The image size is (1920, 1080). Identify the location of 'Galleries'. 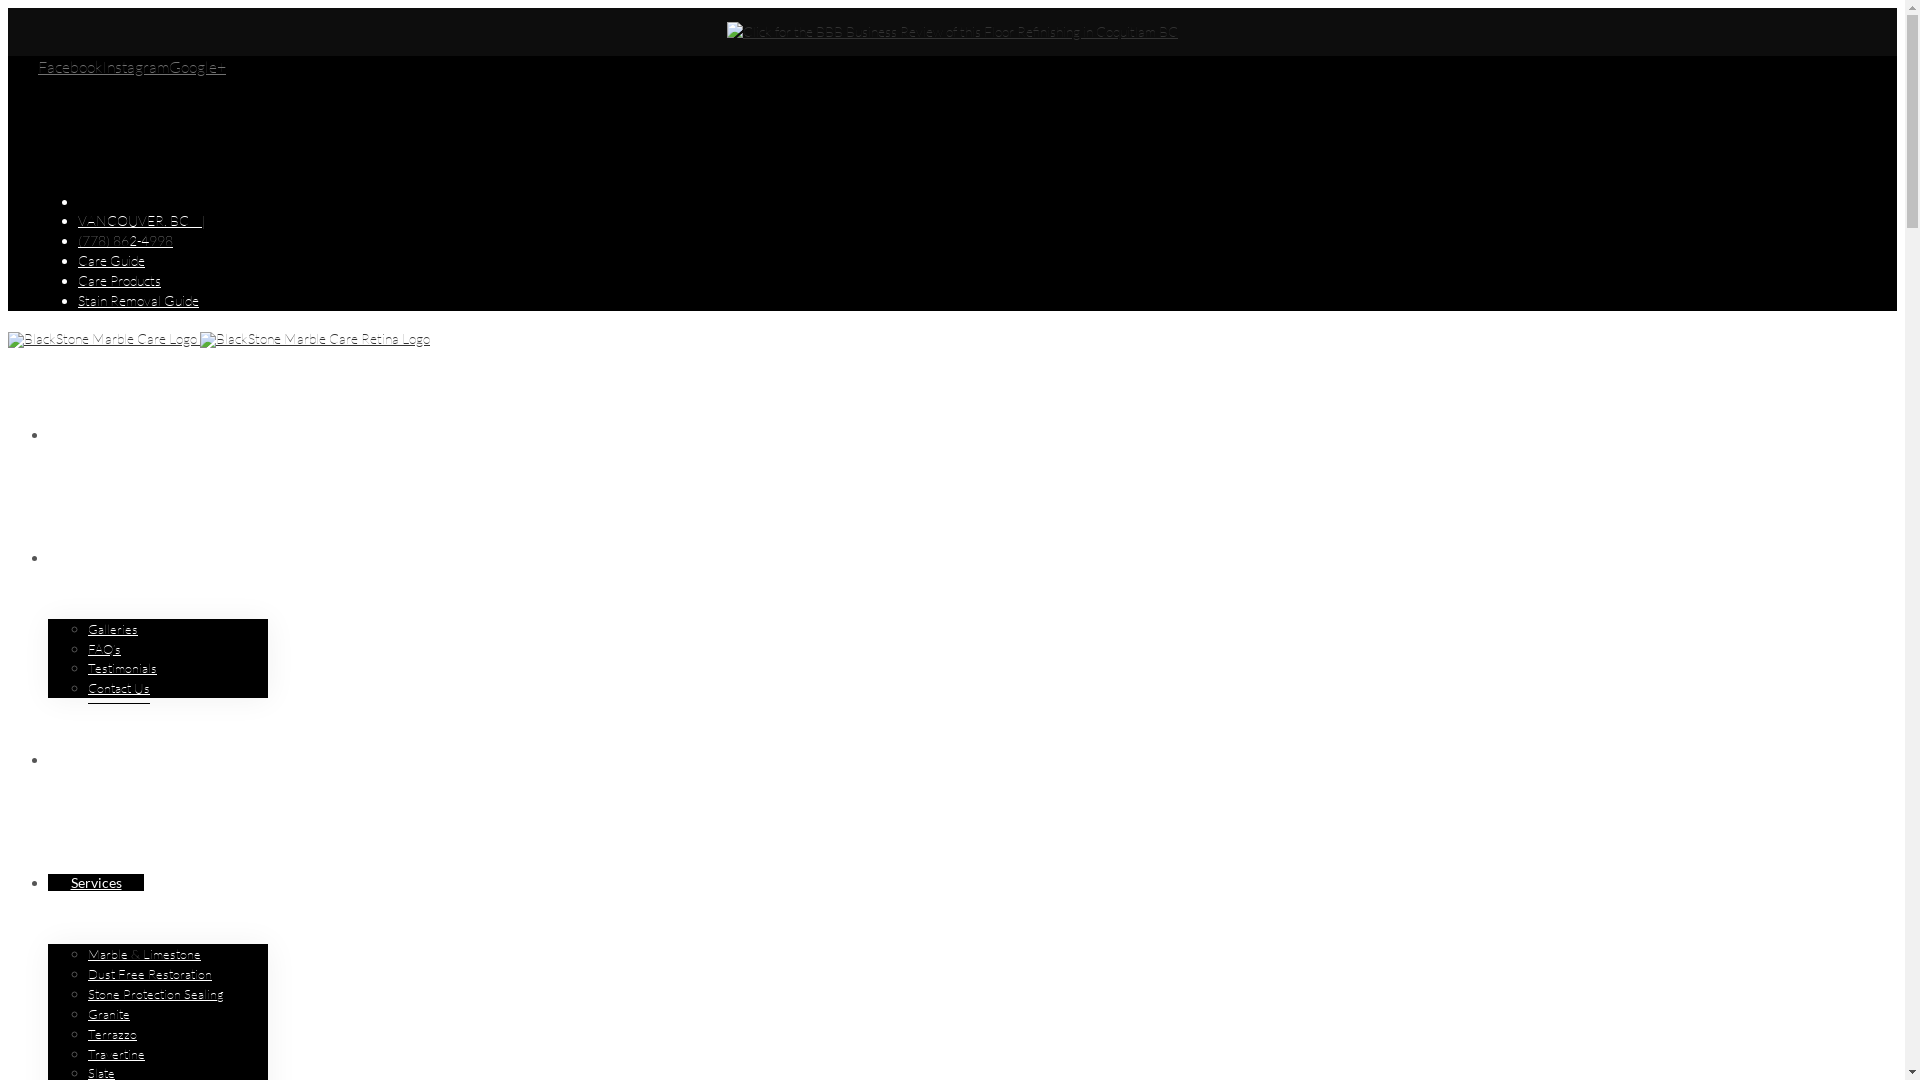
(112, 628).